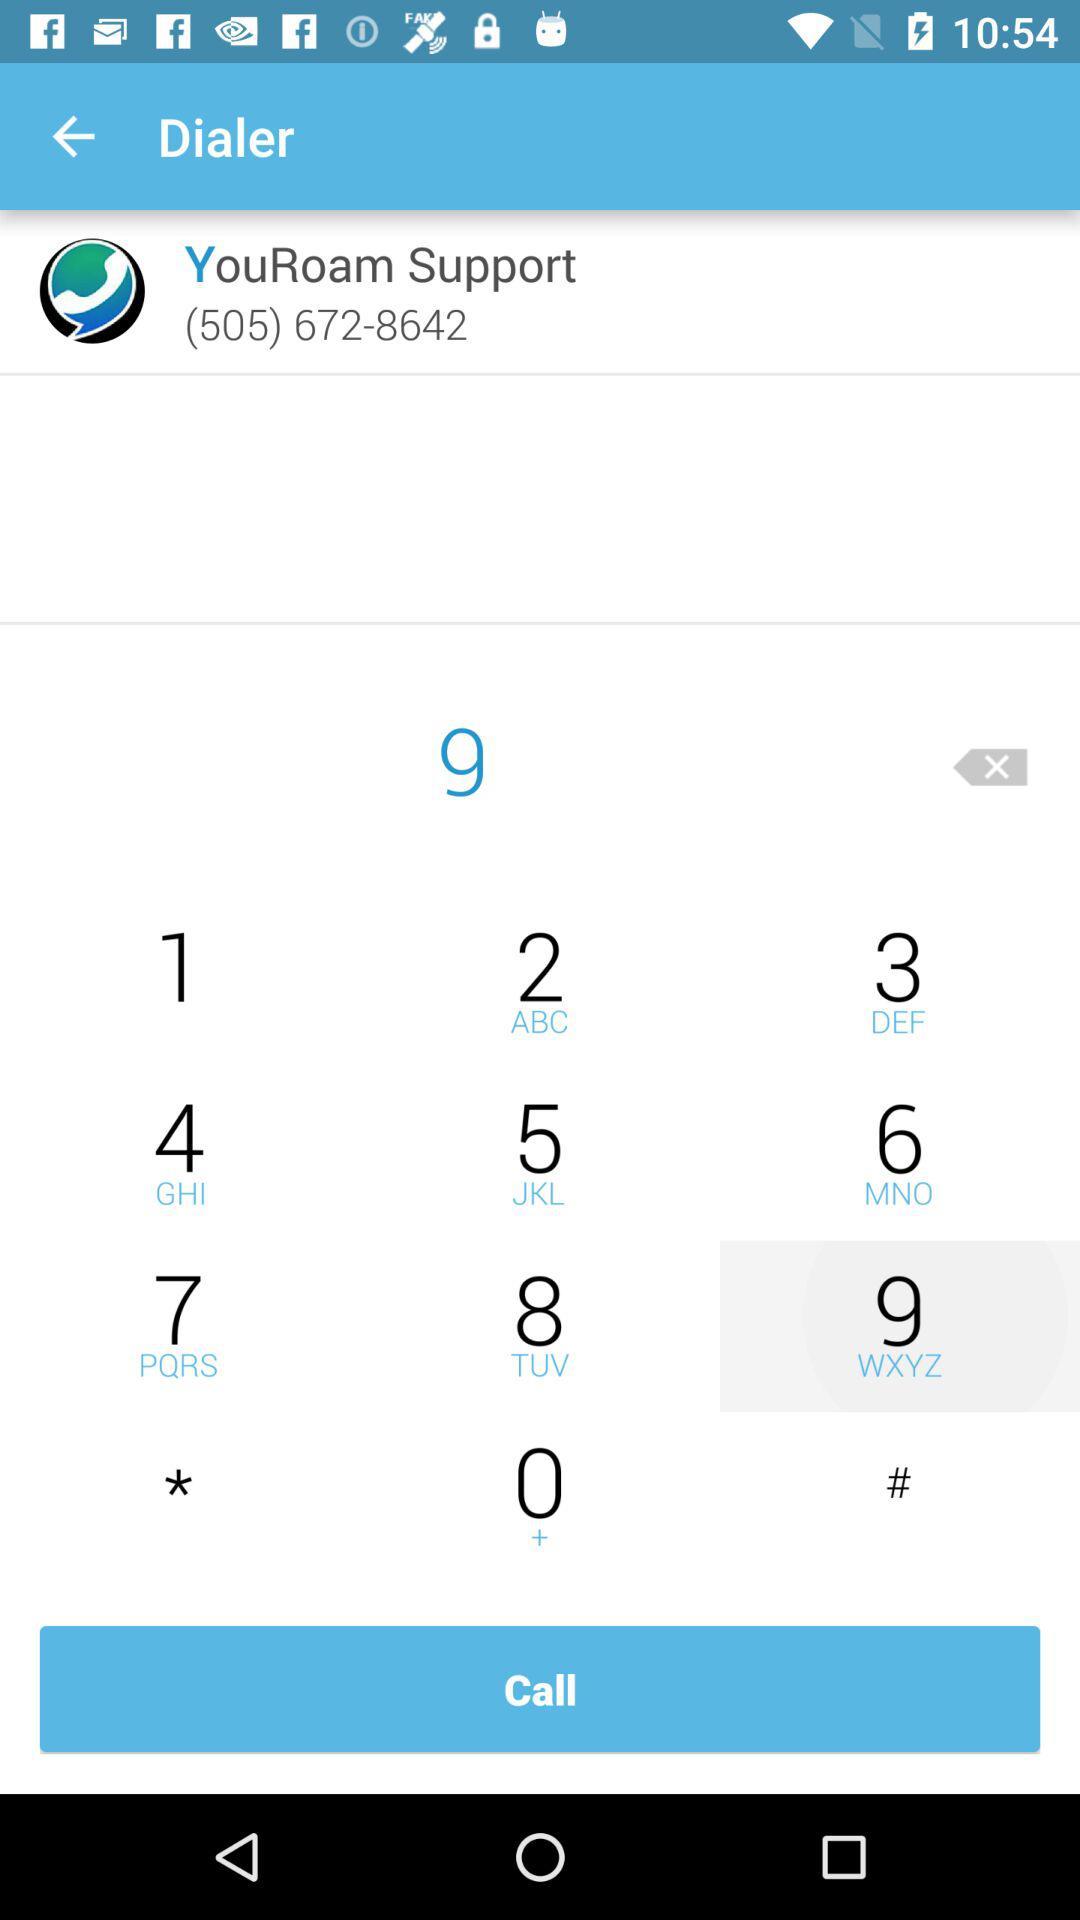 Image resolution: width=1080 pixels, height=1920 pixels. Describe the element at coordinates (180, 1154) in the screenshot. I see `number four` at that location.